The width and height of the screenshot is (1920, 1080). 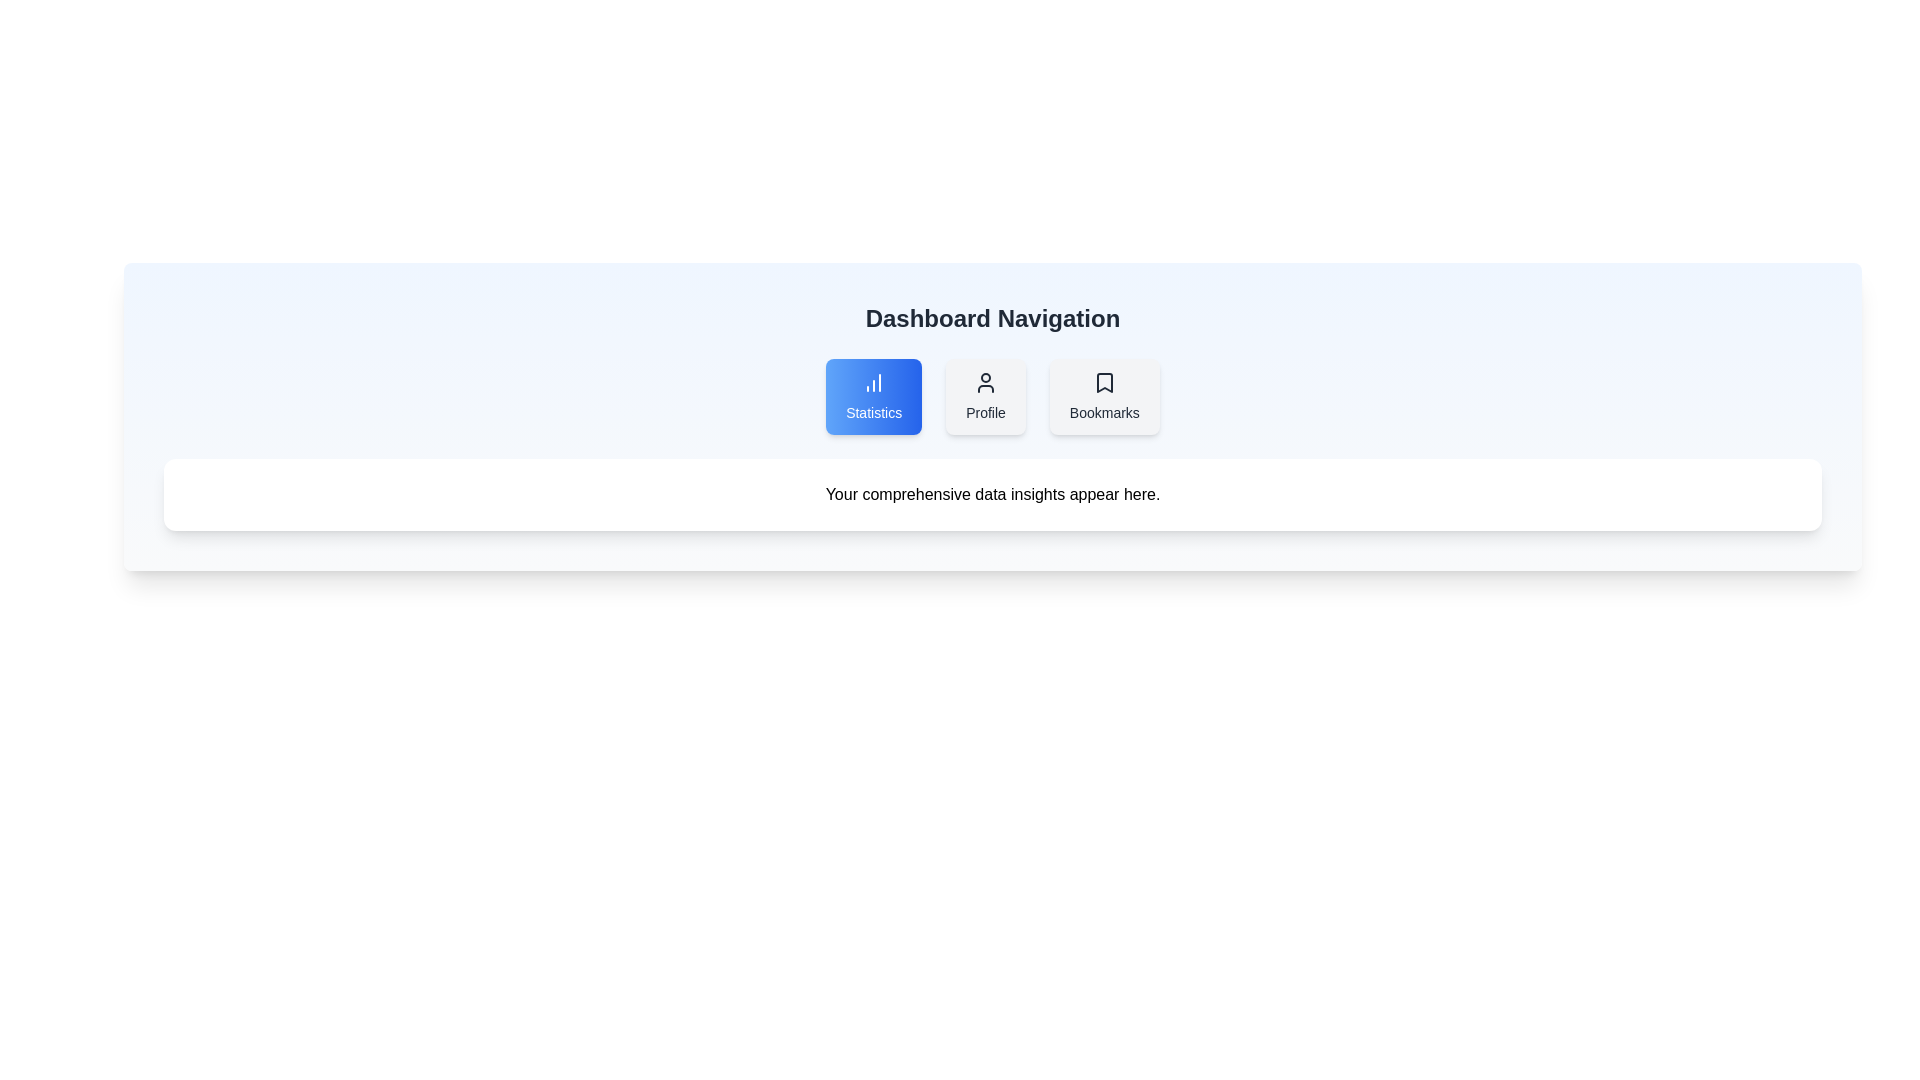 I want to click on the 'Profile' button in the central navigation bar of the 'Dashboard Navigation' panel, so click(x=993, y=397).